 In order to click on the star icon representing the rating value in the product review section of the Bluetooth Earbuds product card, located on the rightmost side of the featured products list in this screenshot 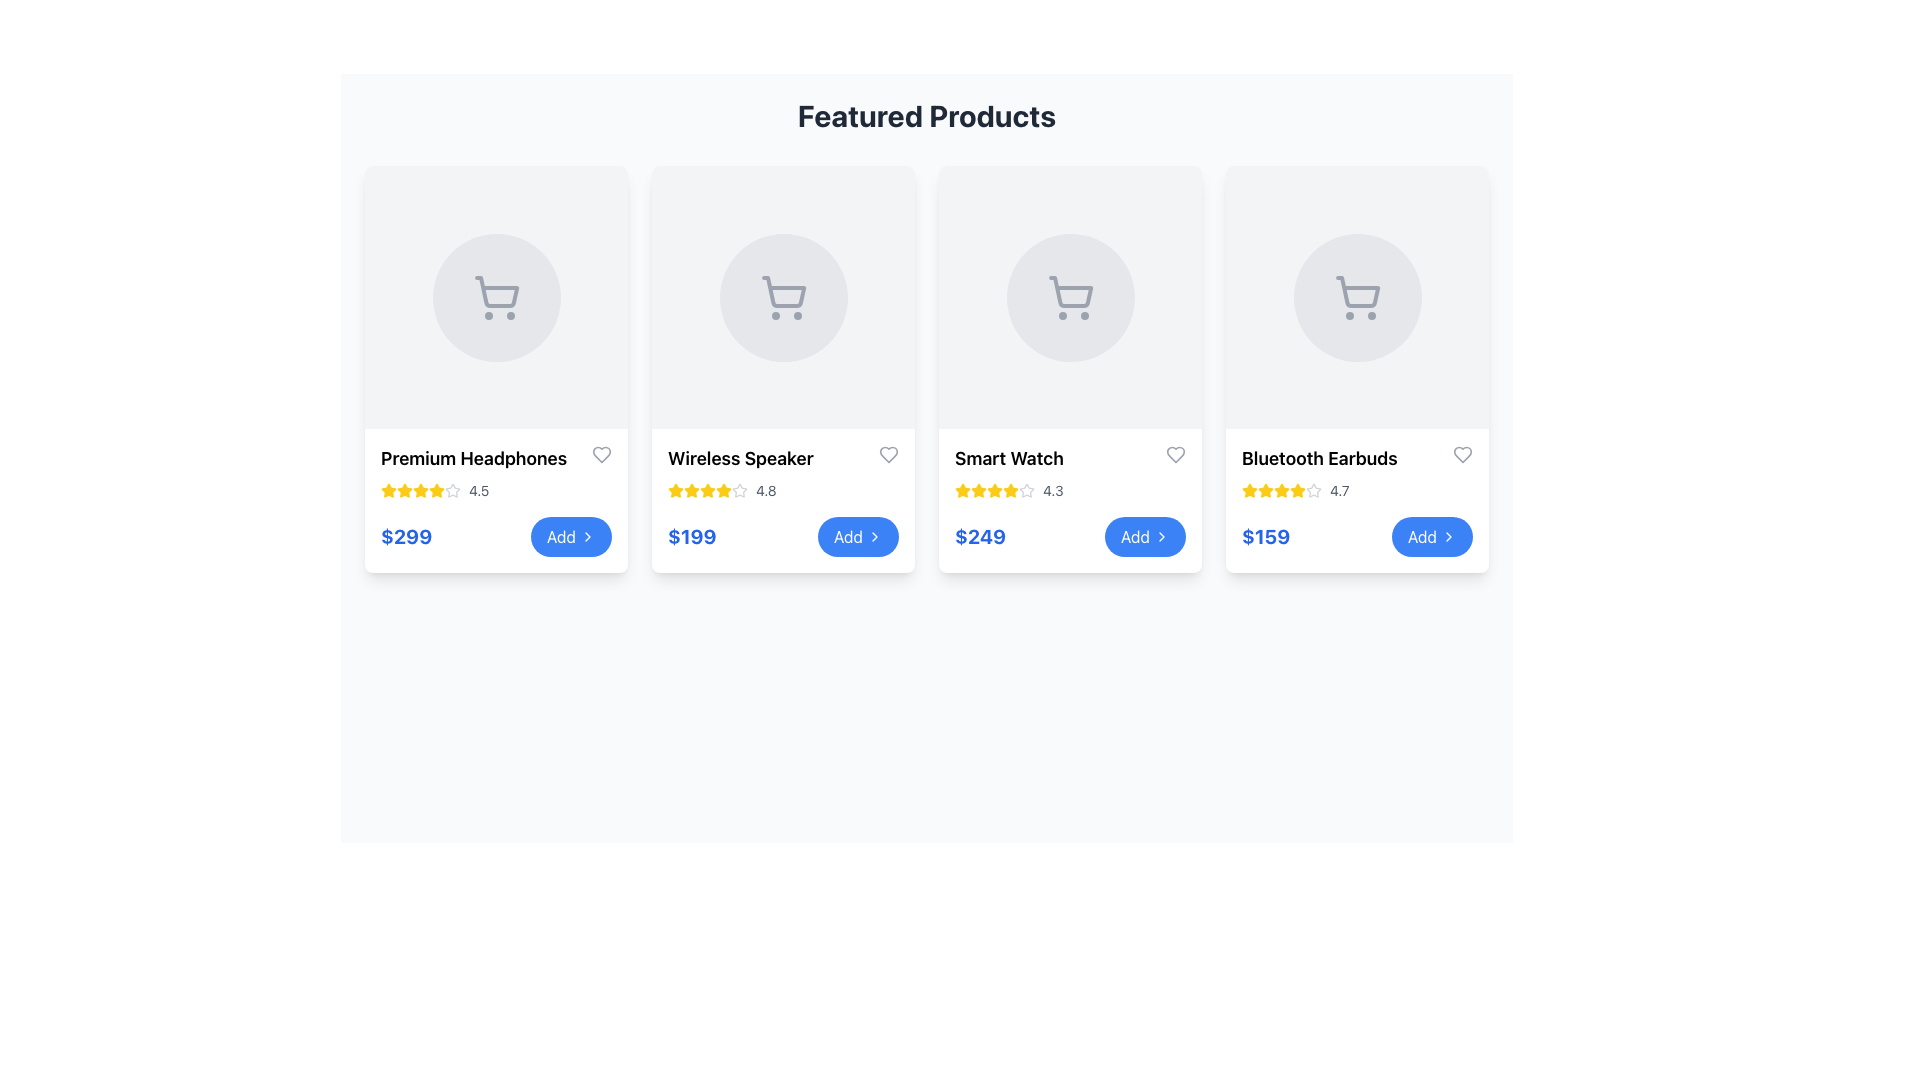, I will do `click(1281, 490)`.